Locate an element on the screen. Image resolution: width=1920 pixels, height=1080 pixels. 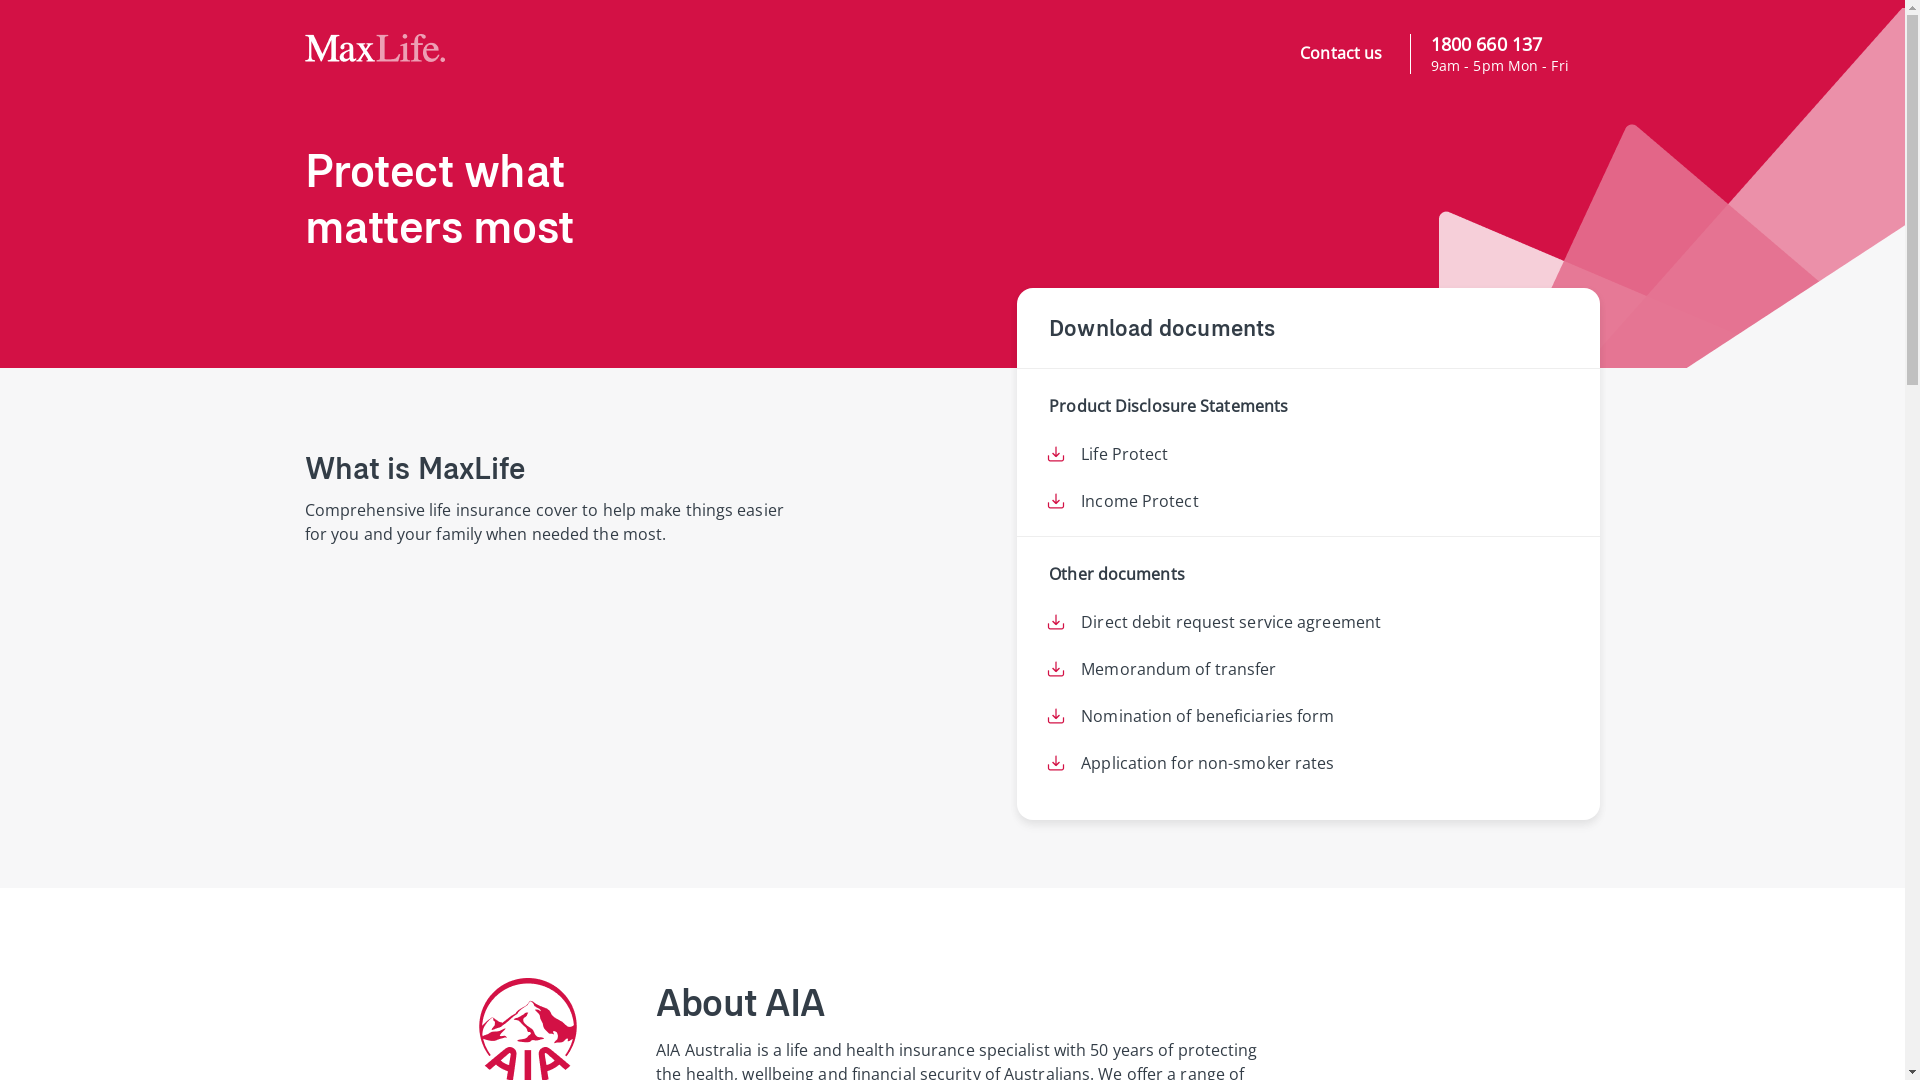
'Nomination of beneficiaries form' is located at coordinates (1206, 715).